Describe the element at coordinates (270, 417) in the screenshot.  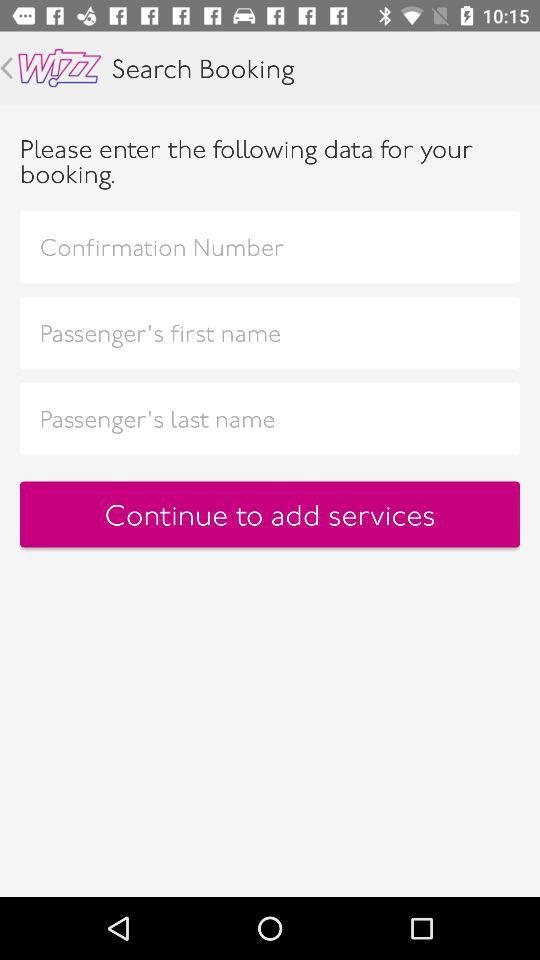
I see `last name` at that location.